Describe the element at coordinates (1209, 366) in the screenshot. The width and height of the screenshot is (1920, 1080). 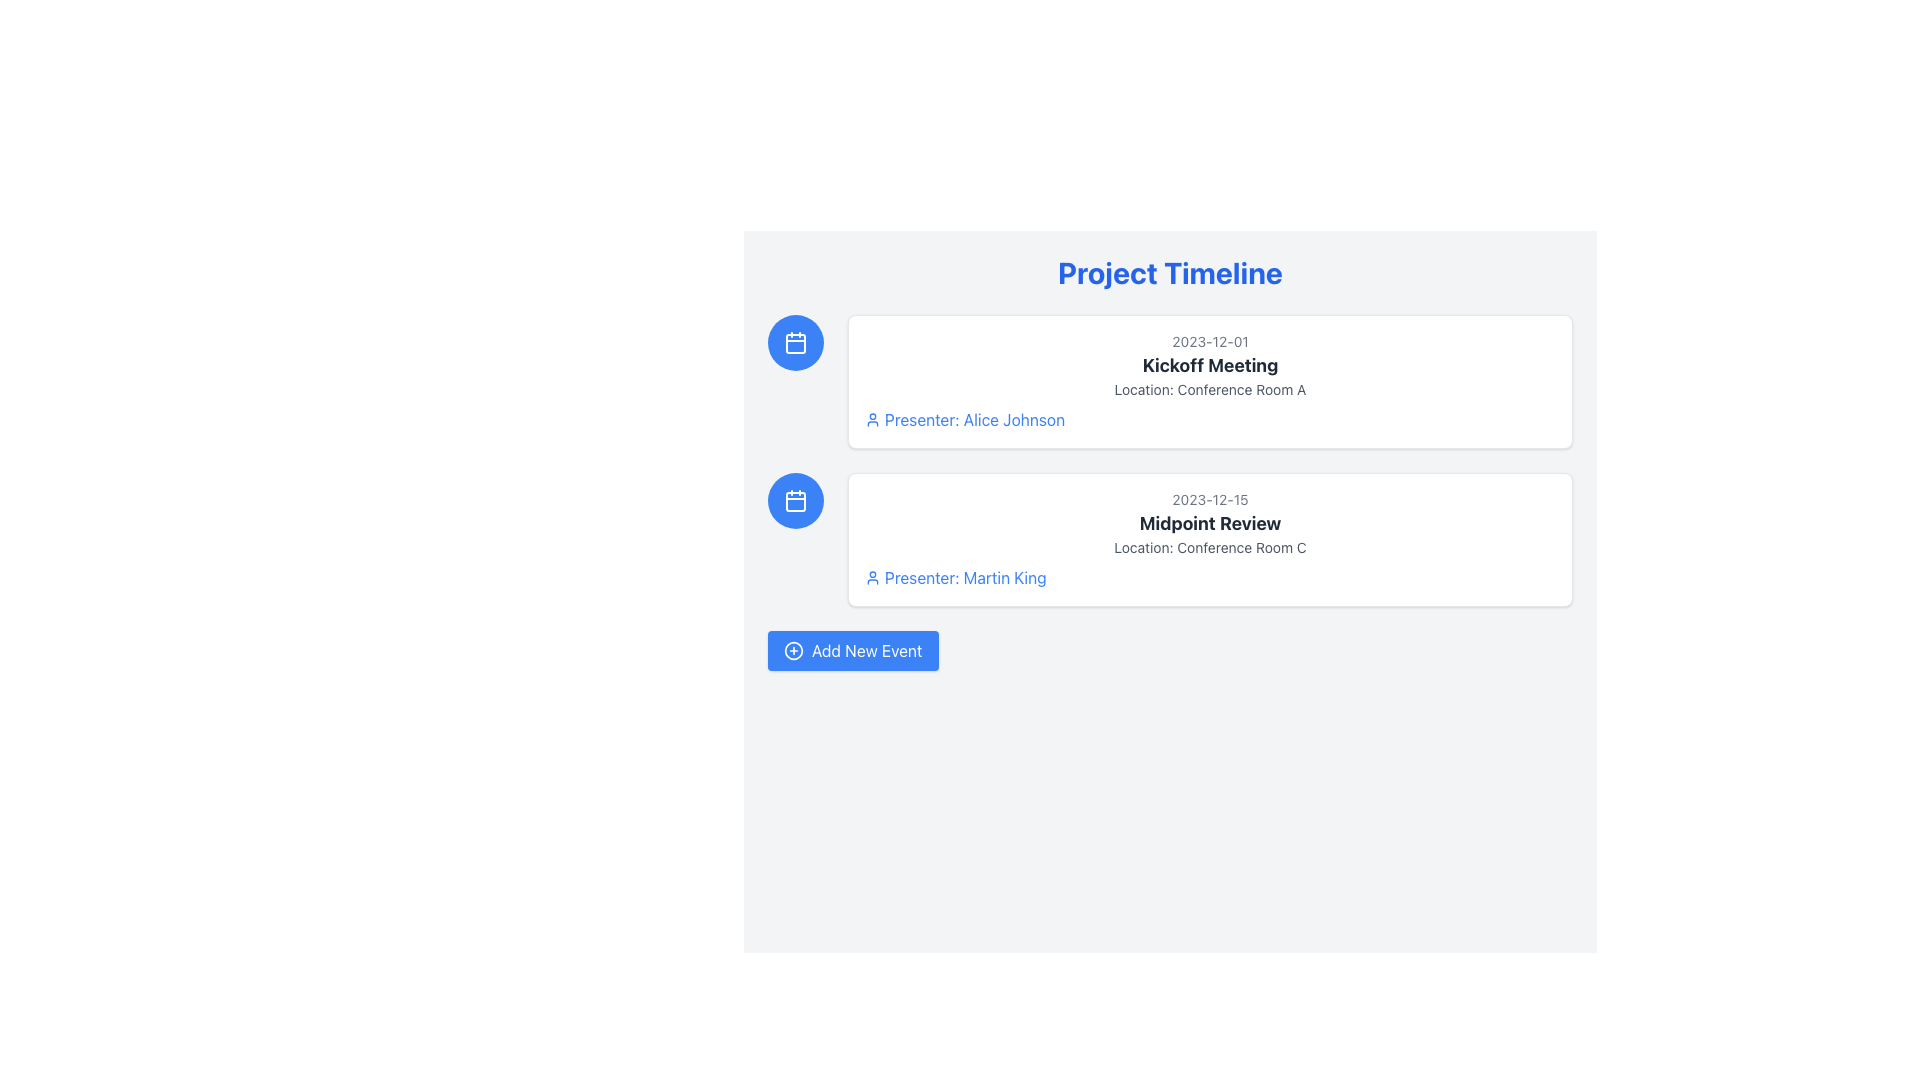
I see `the static text label reading 'Kickoff Meeting', which is styled in bold with a larger font size and dark gray color, positioned centrally below the date and above the location details in a vertical list of timeline entries` at that location.